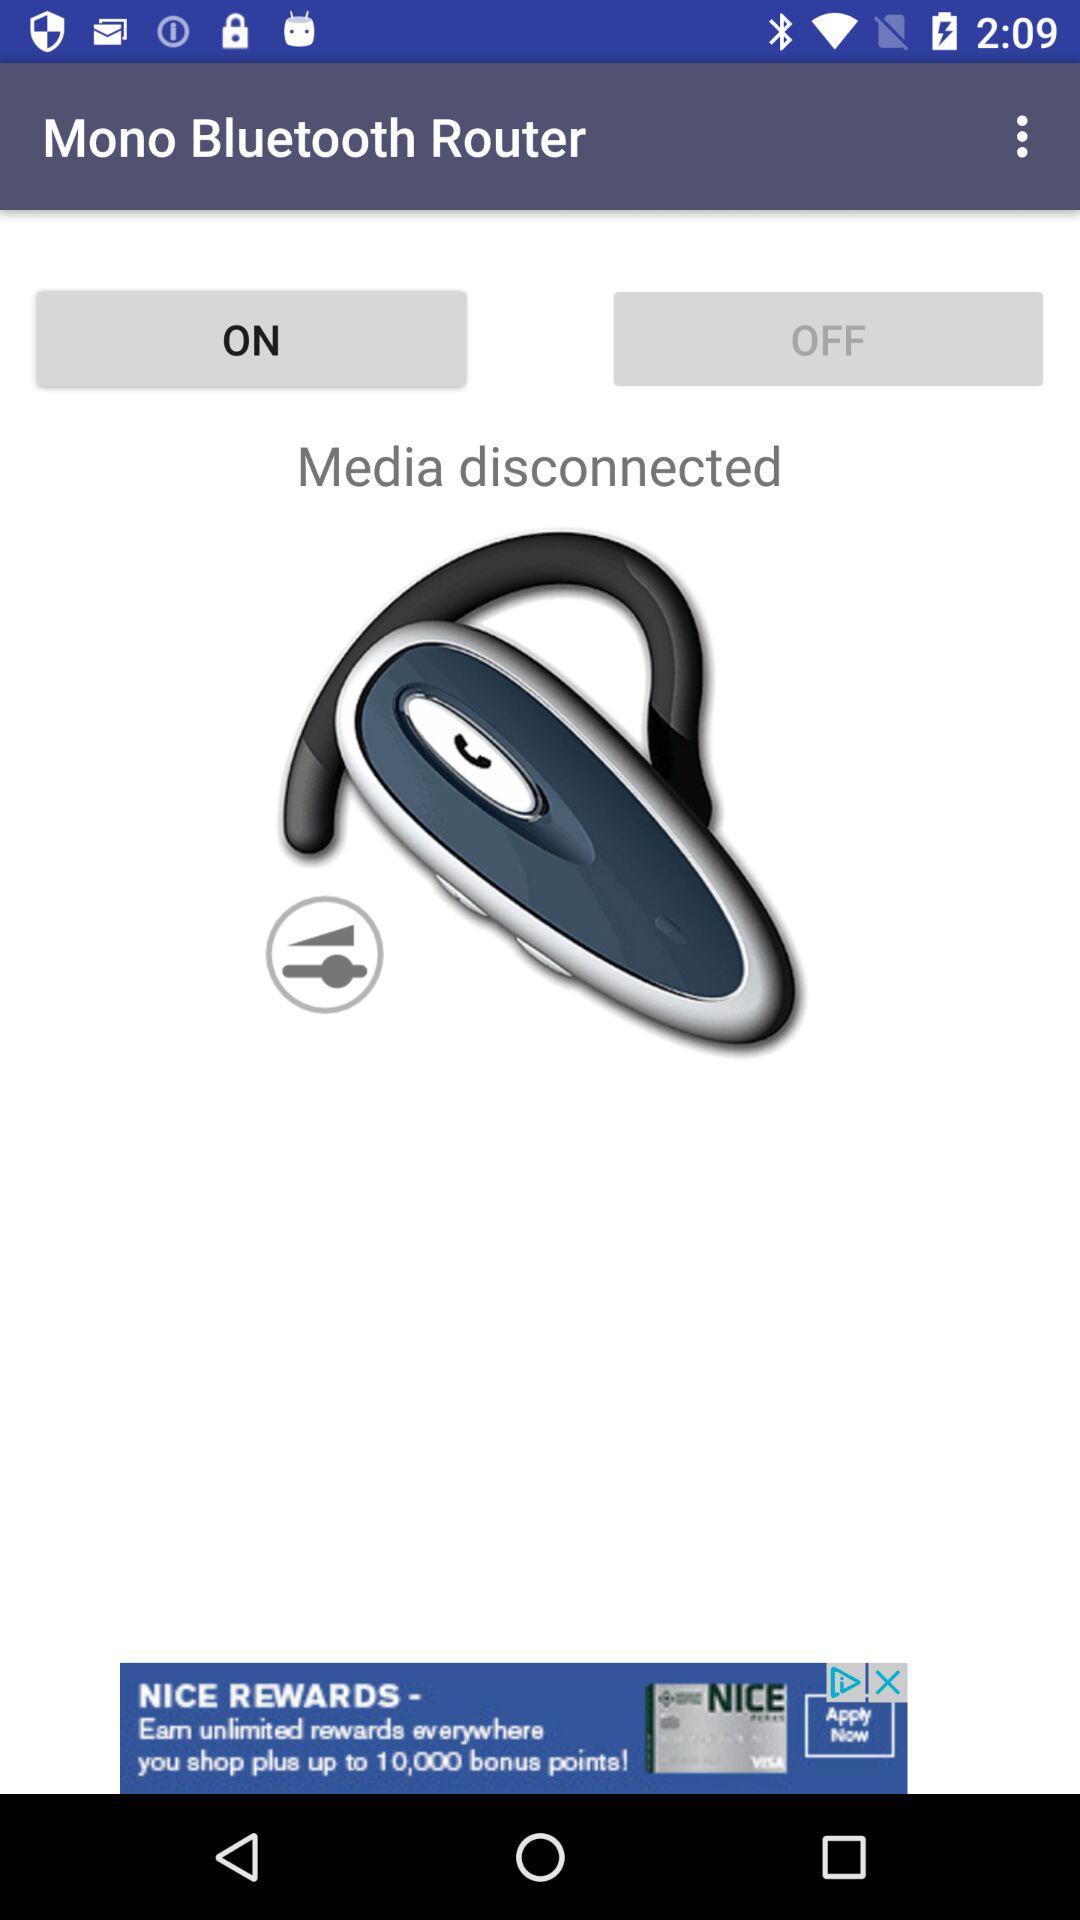  I want to click on open device volume control, so click(540, 791).